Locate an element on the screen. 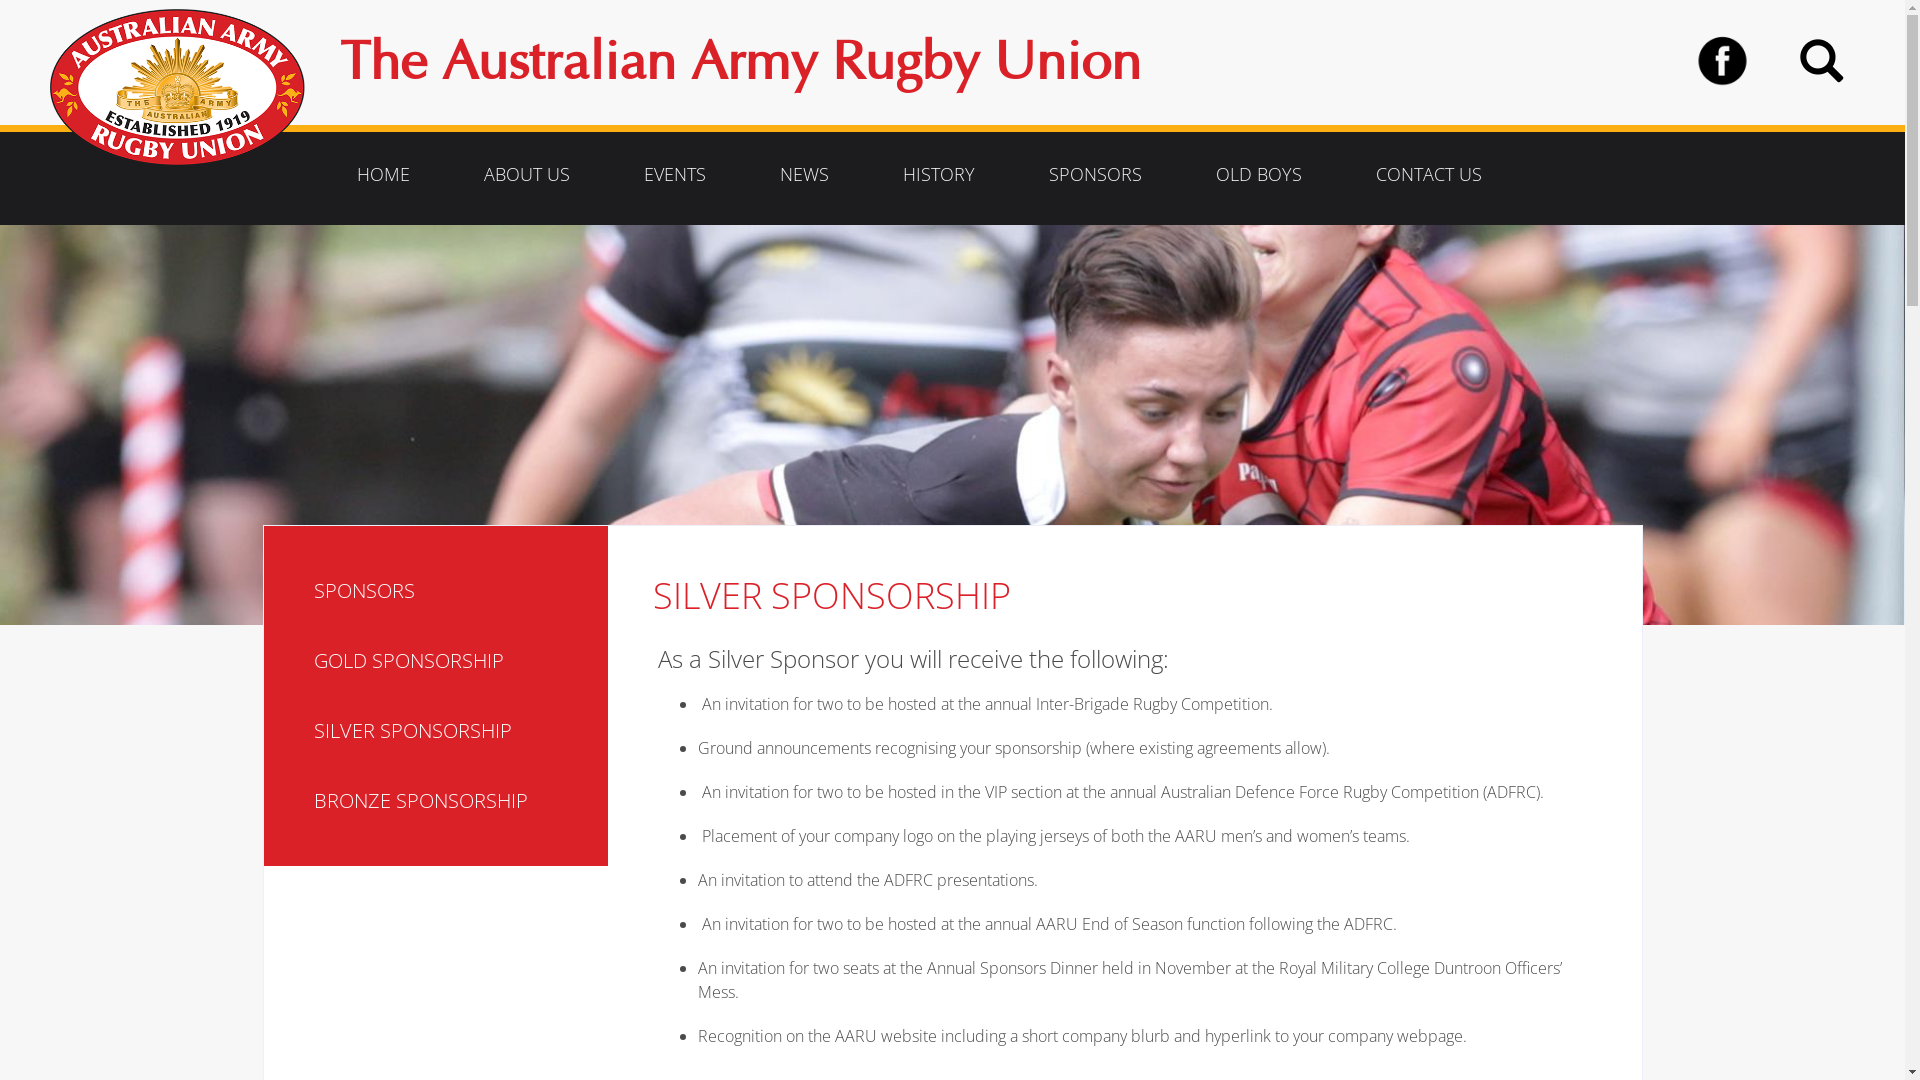  'BRONZE SPONSORSHIP' is located at coordinates (453, 800).